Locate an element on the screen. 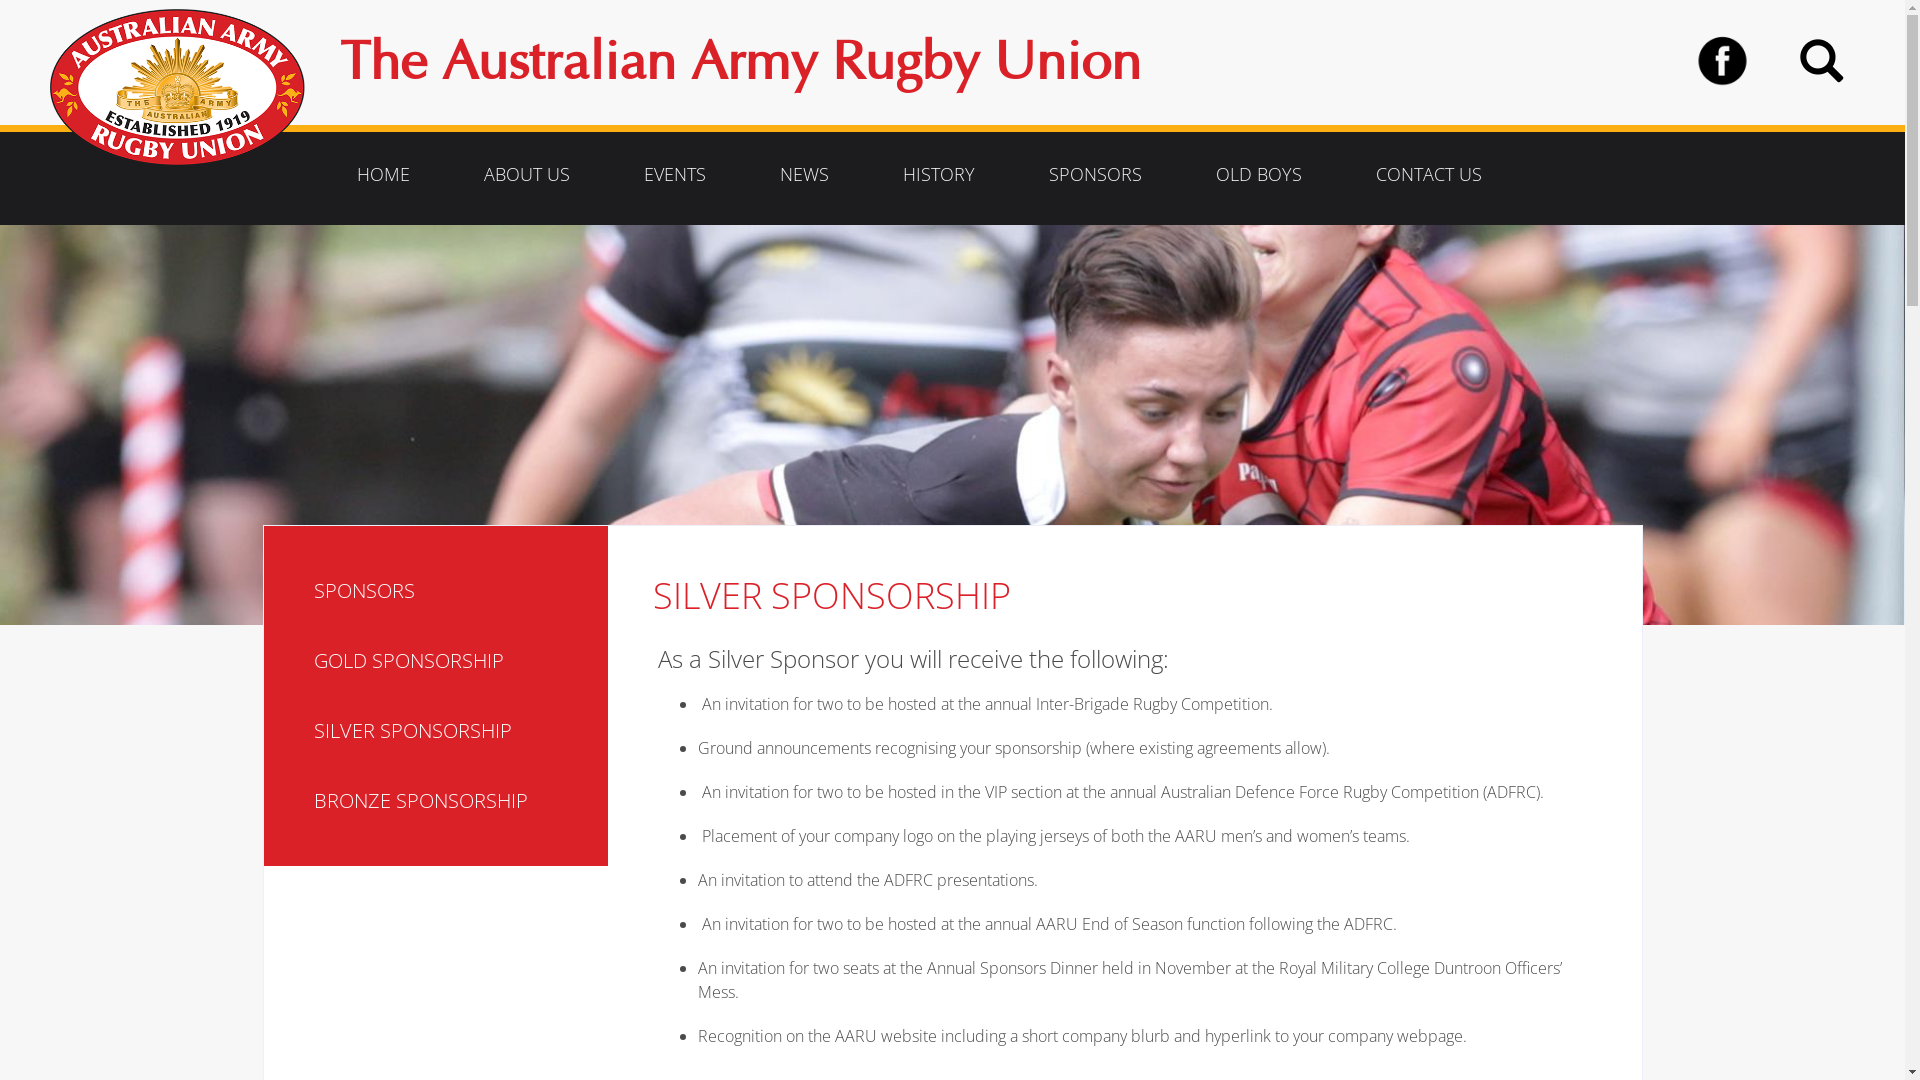  'BRONZE SPONSORSHIP' is located at coordinates (453, 800).